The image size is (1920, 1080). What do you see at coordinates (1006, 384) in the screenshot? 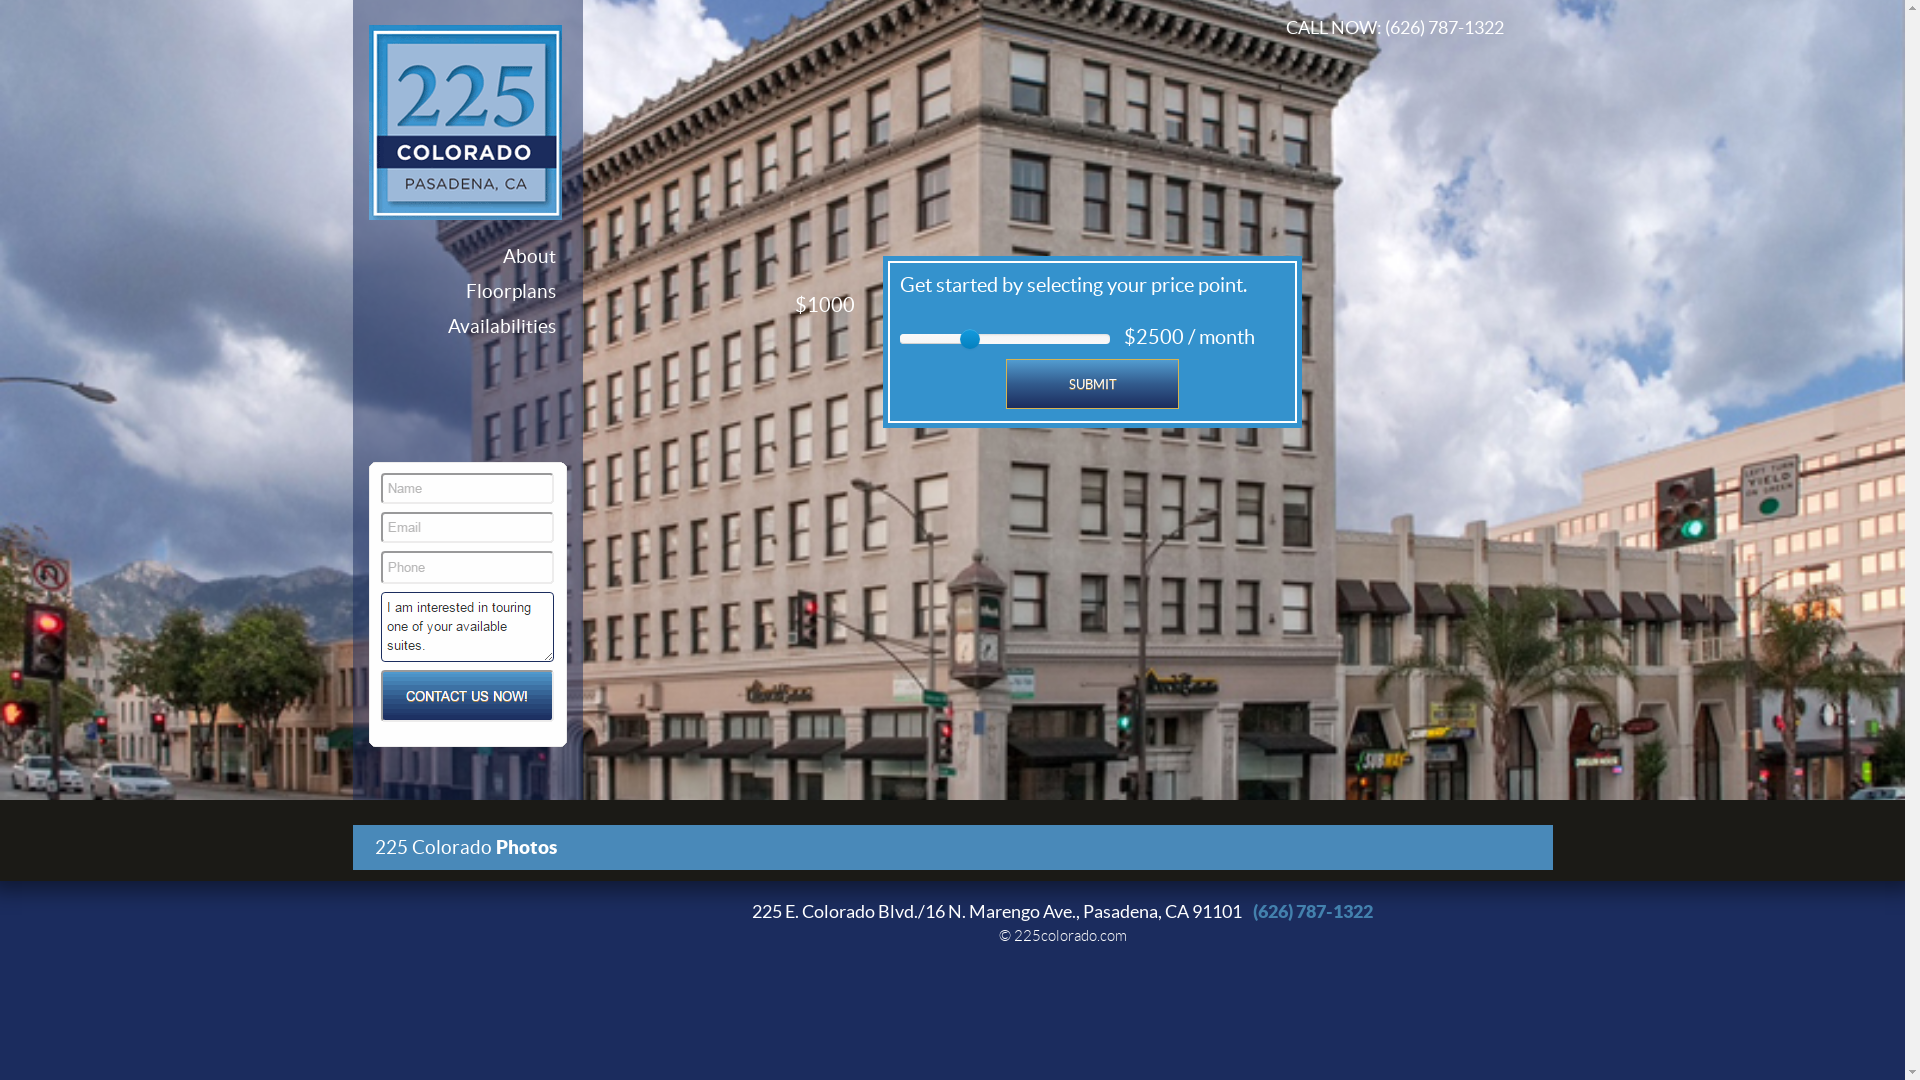
I see `'SUBMIT'` at bounding box center [1006, 384].